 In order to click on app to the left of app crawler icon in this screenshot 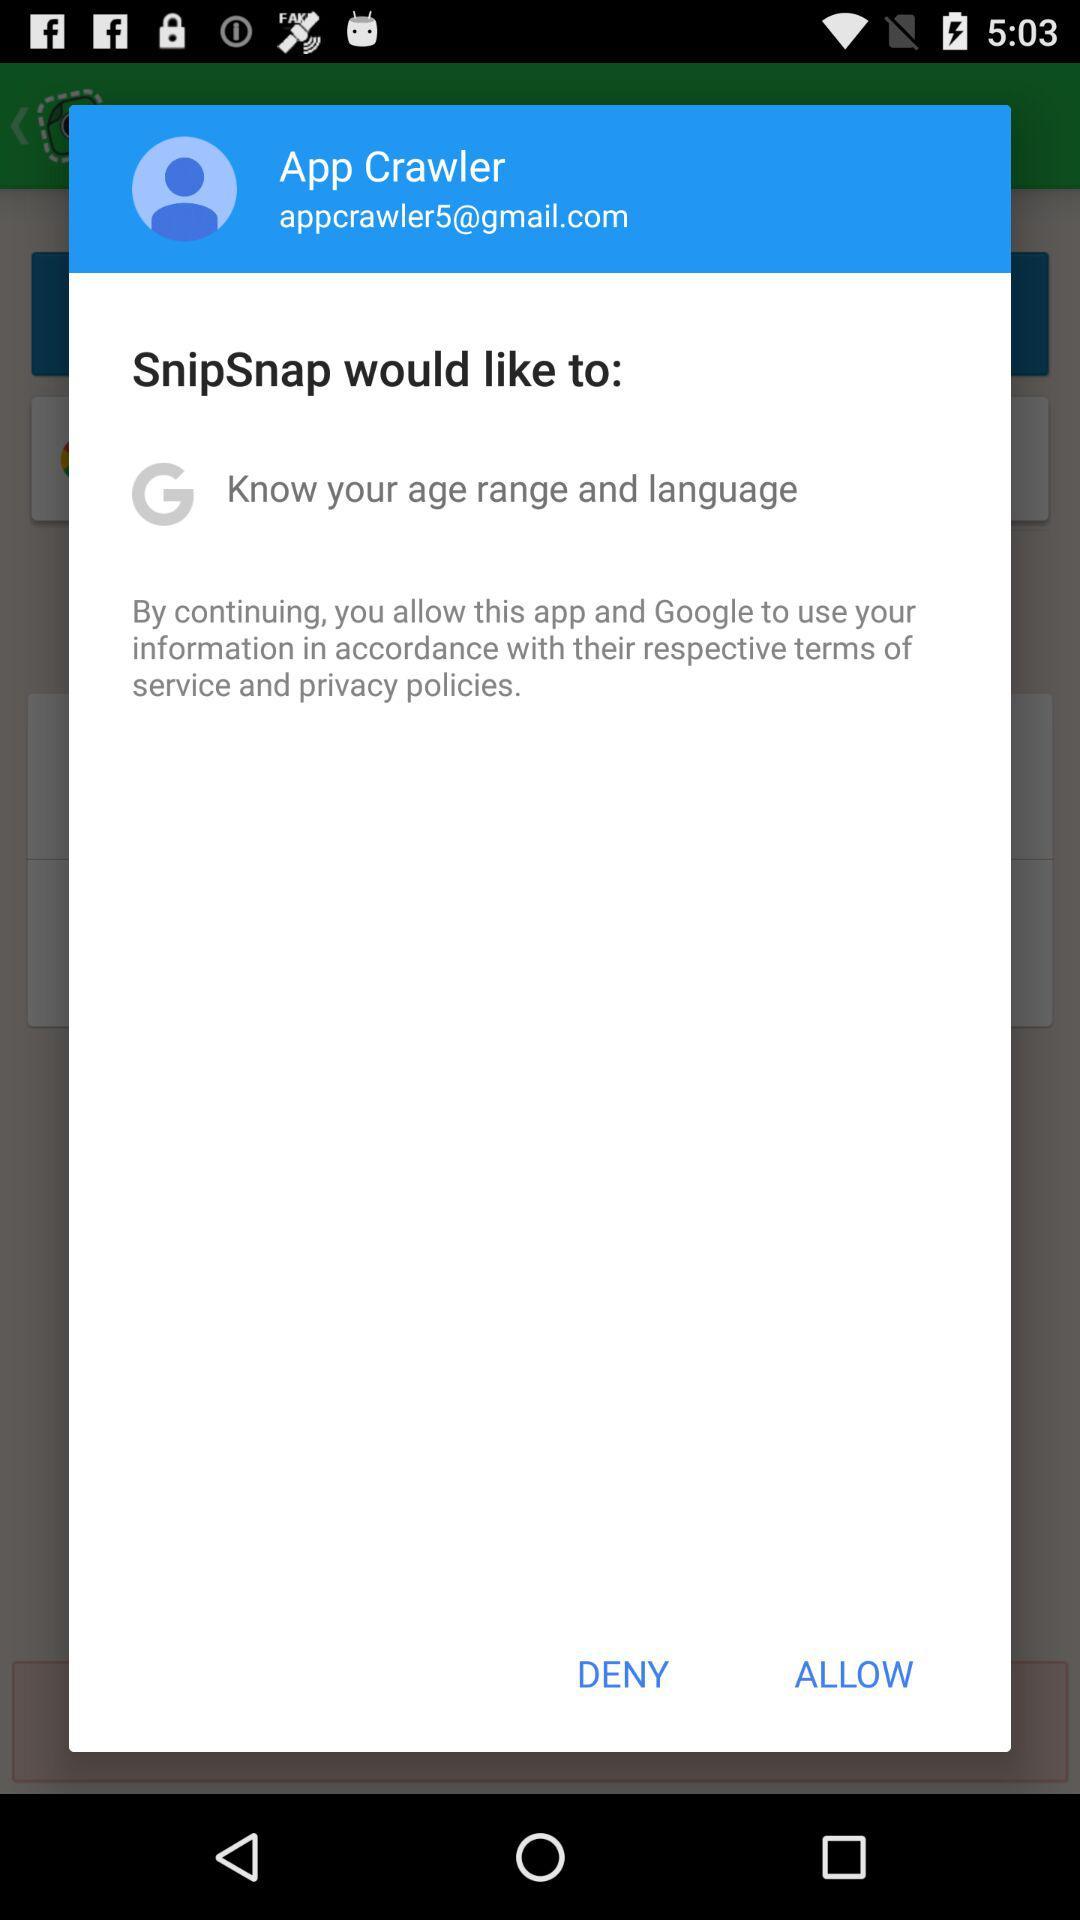, I will do `click(184, 188)`.